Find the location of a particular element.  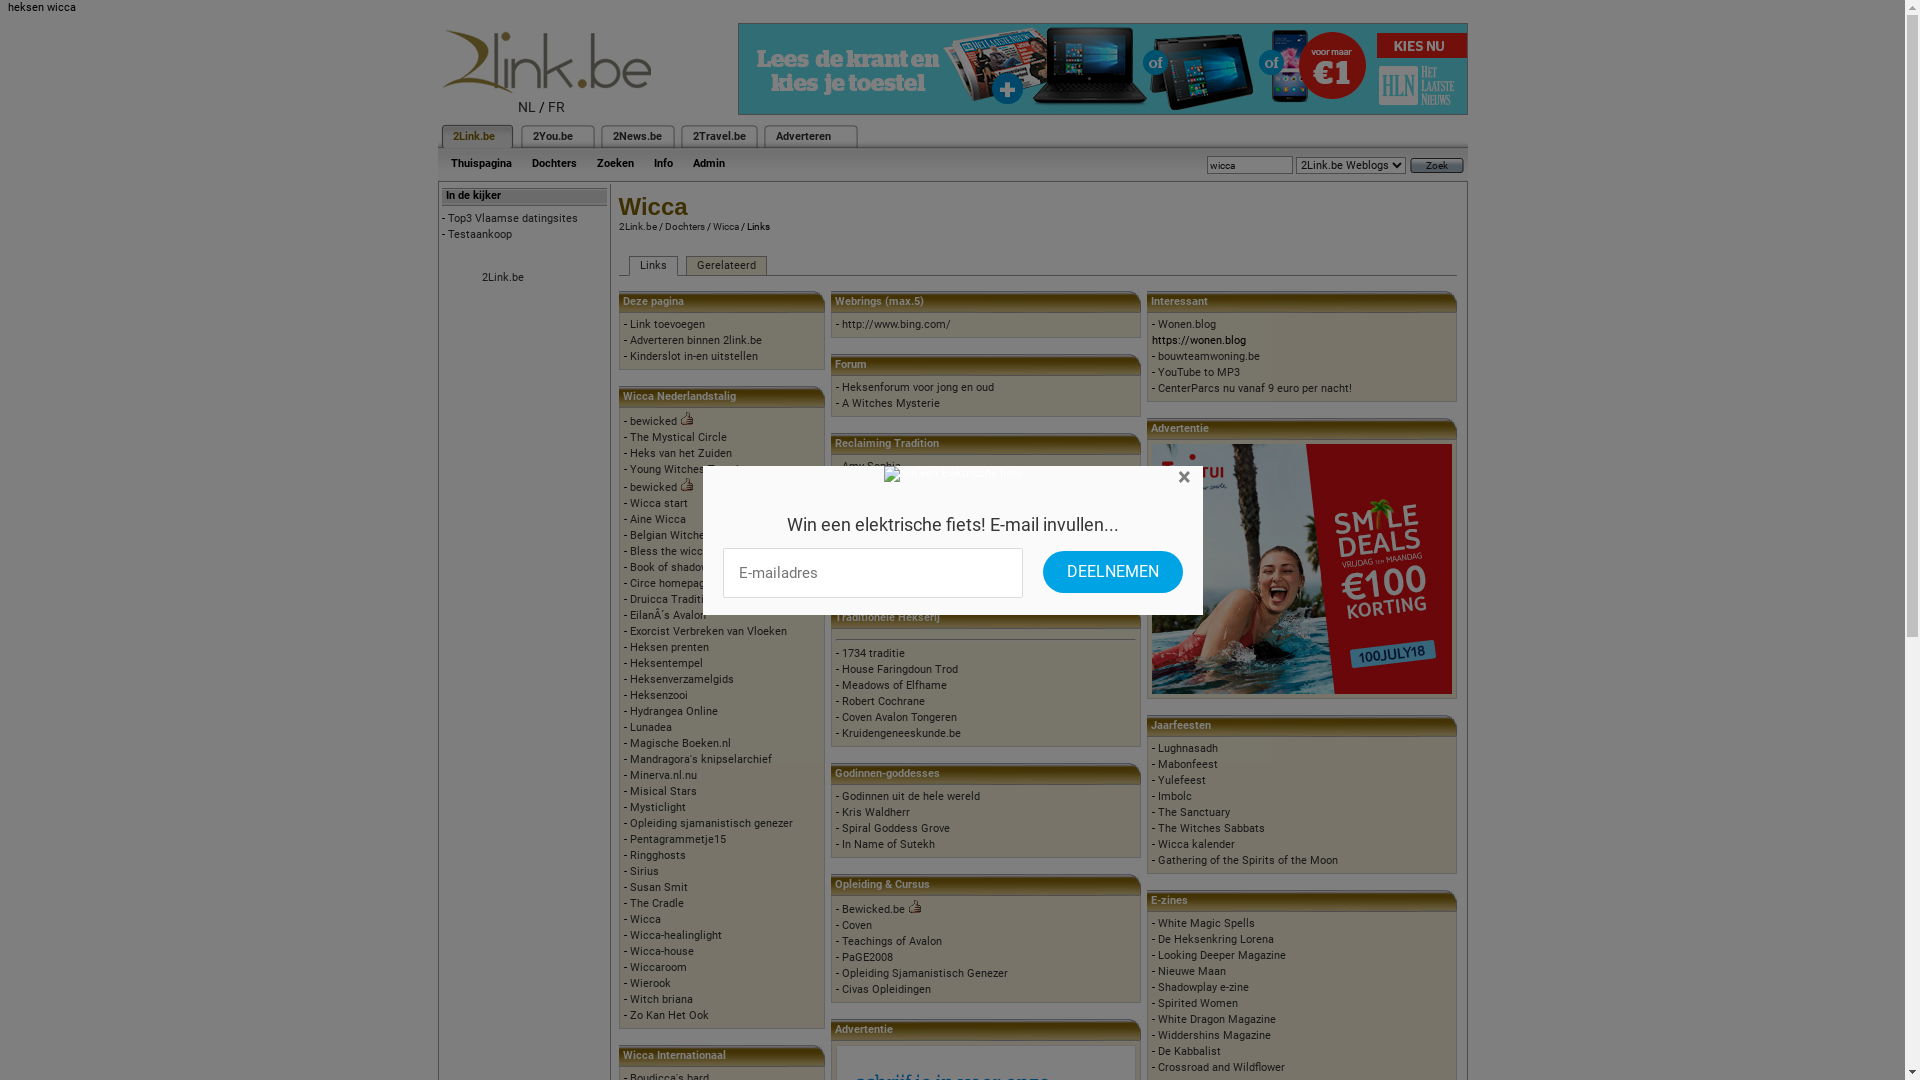

'Wicca-house' is located at coordinates (662, 950).